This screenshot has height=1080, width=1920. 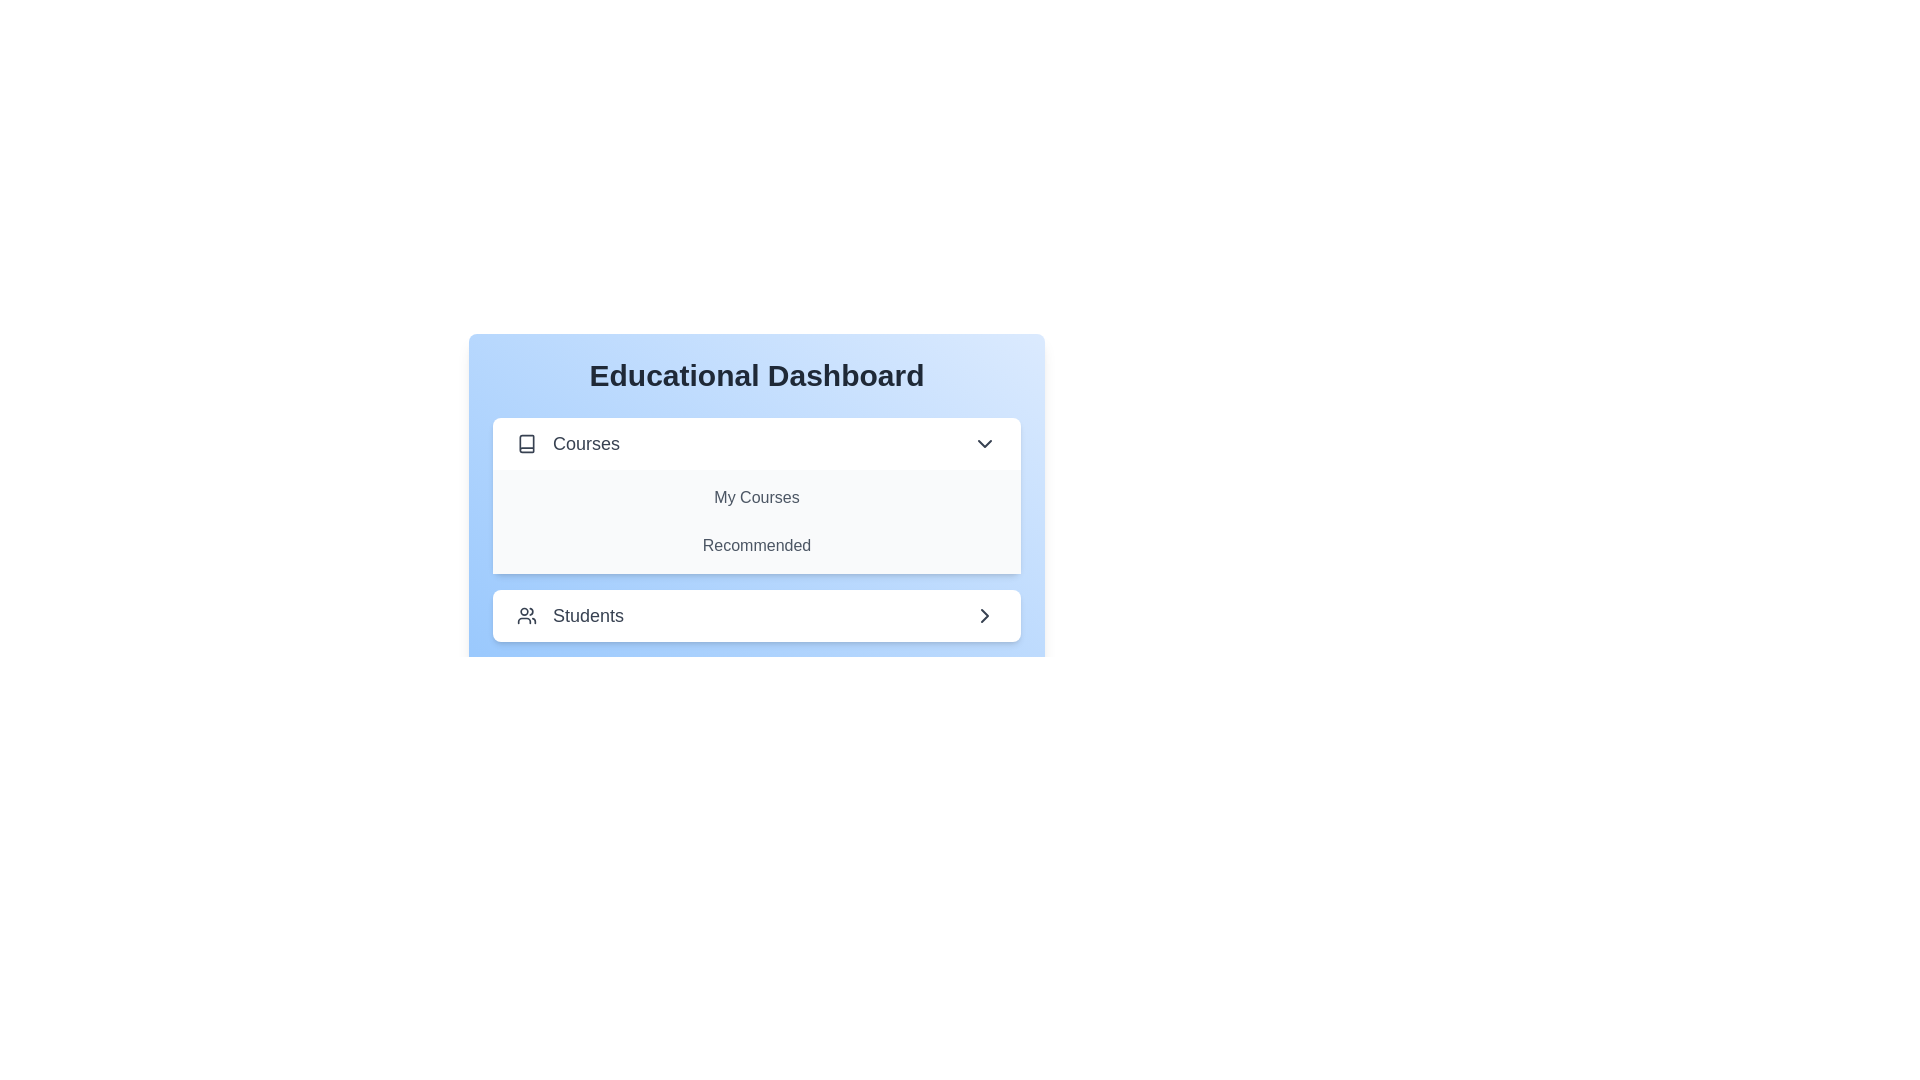 I want to click on the text of the section or item Students, so click(x=756, y=615).